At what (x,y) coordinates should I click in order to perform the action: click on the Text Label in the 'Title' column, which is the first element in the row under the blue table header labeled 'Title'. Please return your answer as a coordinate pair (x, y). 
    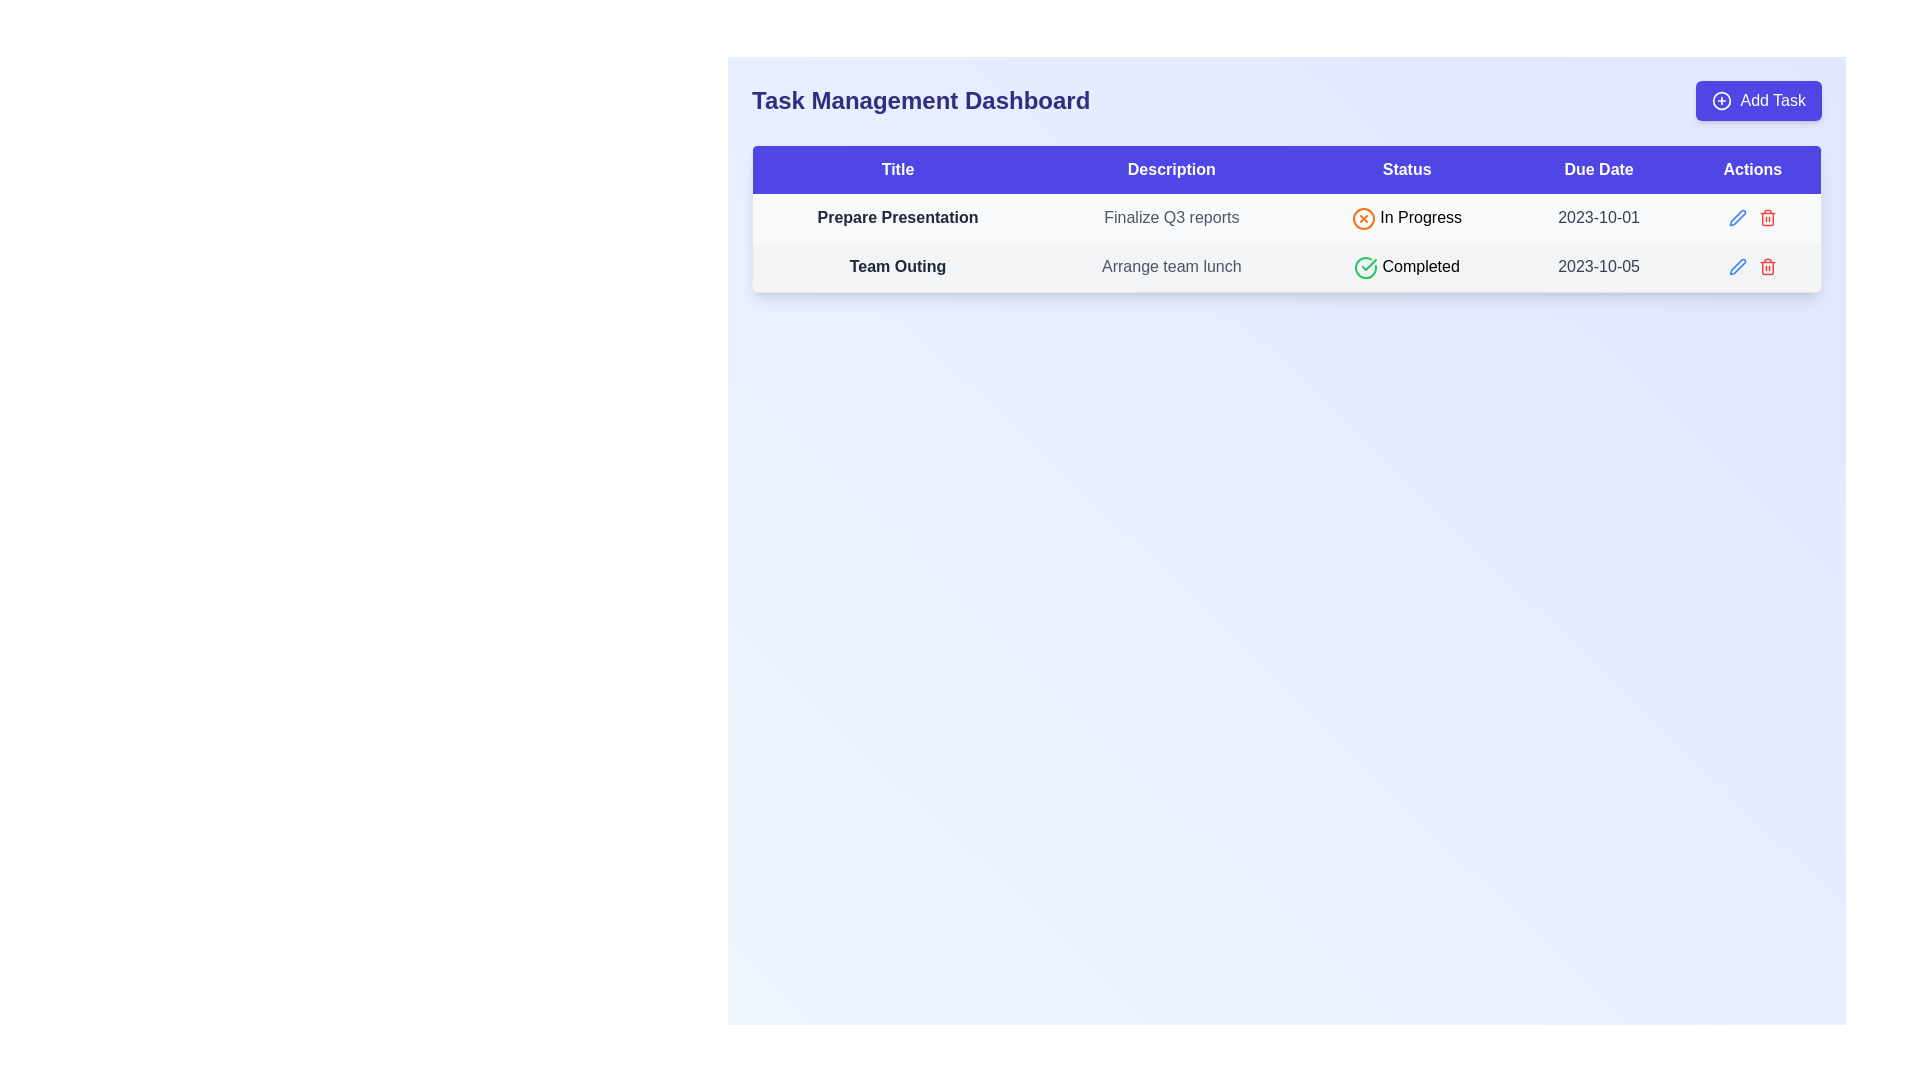
    Looking at the image, I should click on (896, 218).